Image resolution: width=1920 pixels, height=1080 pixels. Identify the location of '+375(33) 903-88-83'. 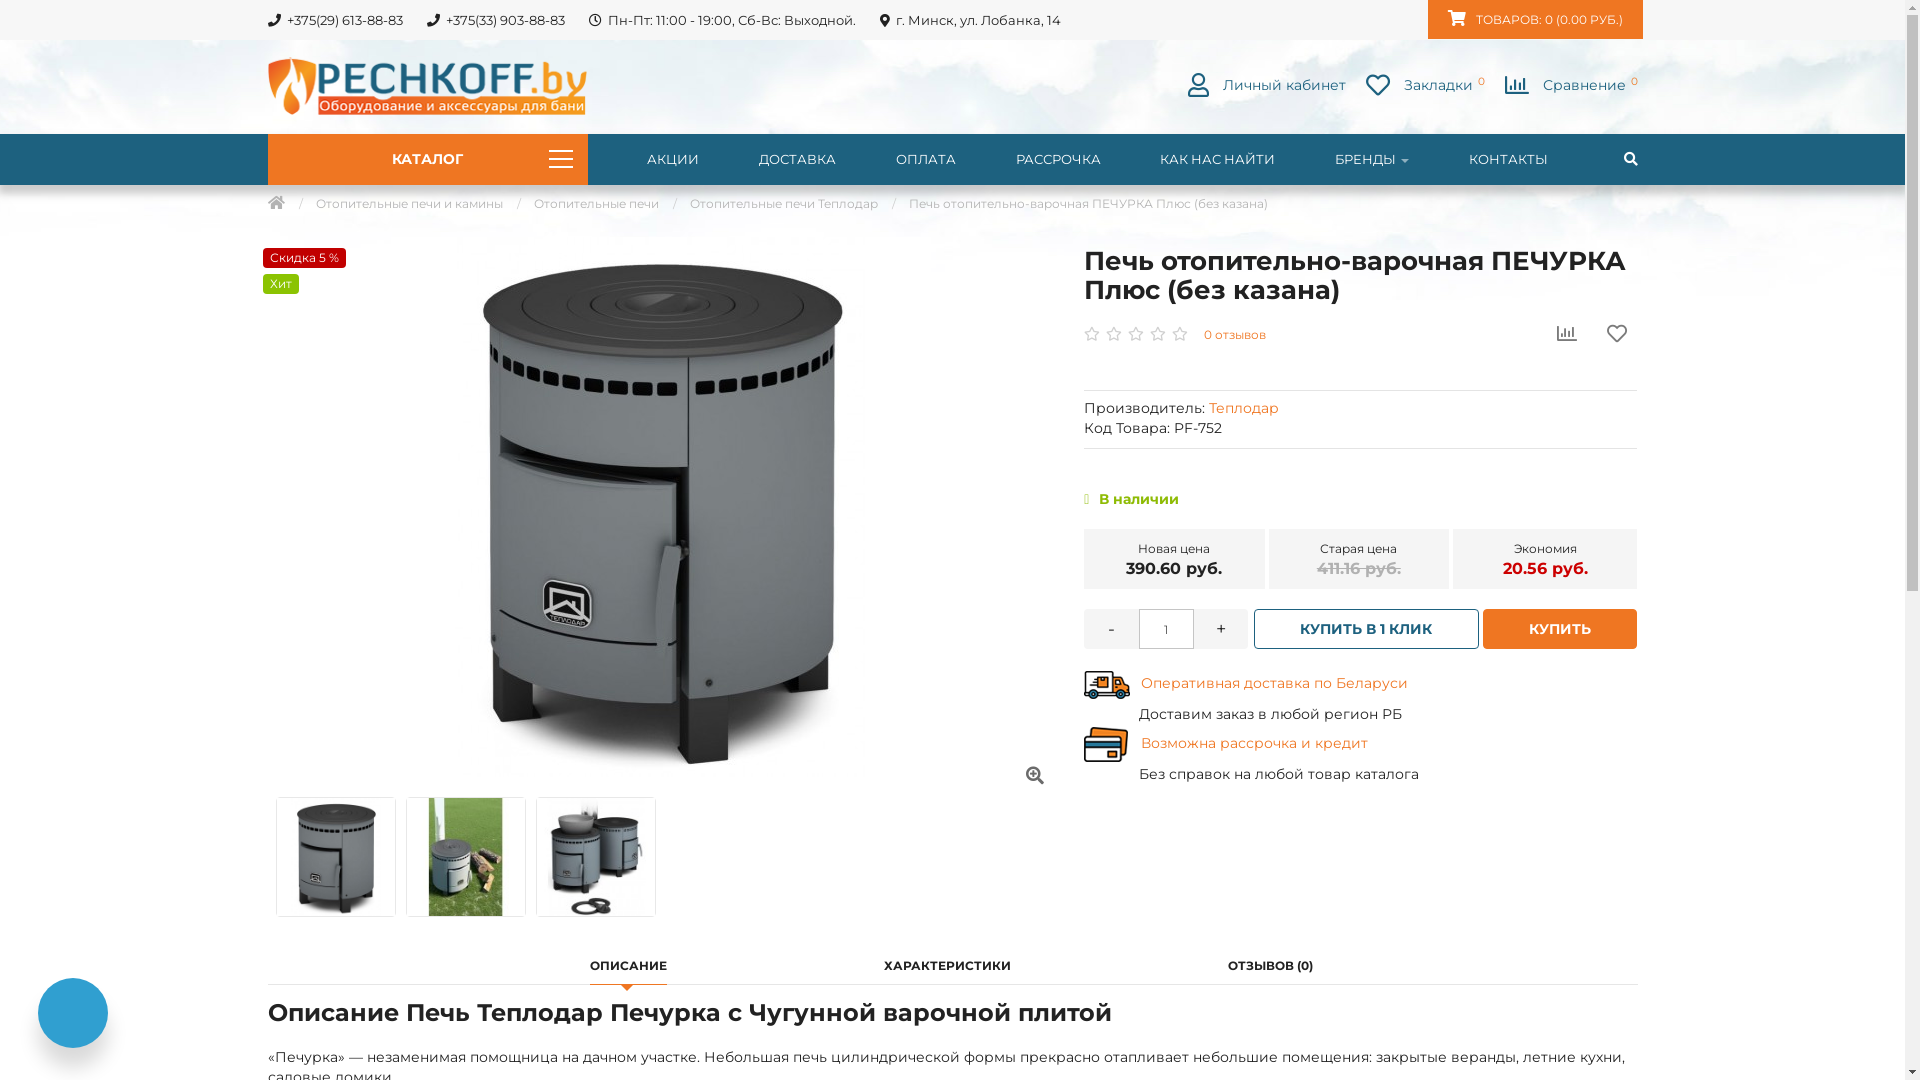
(495, 19).